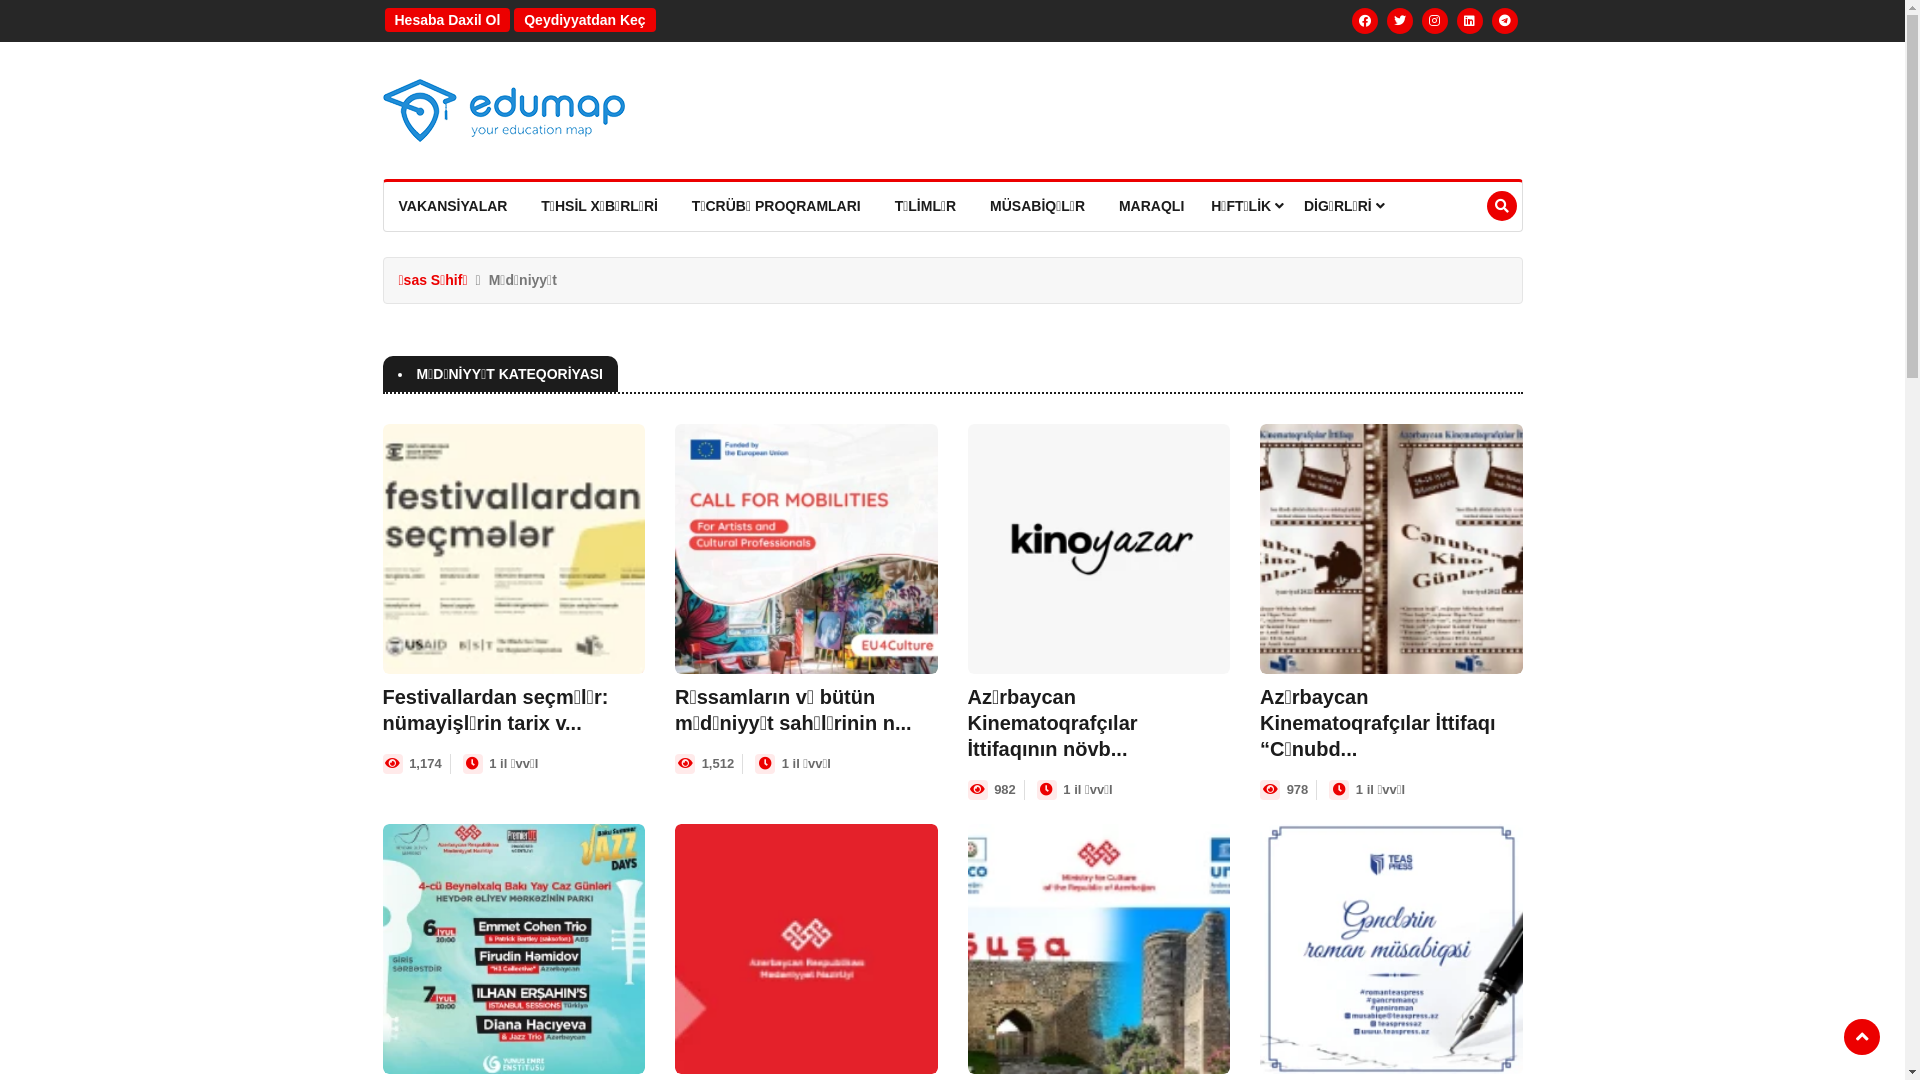 The height and width of the screenshot is (1080, 1920). Describe the element at coordinates (424, 763) in the screenshot. I see `'1,174'` at that location.